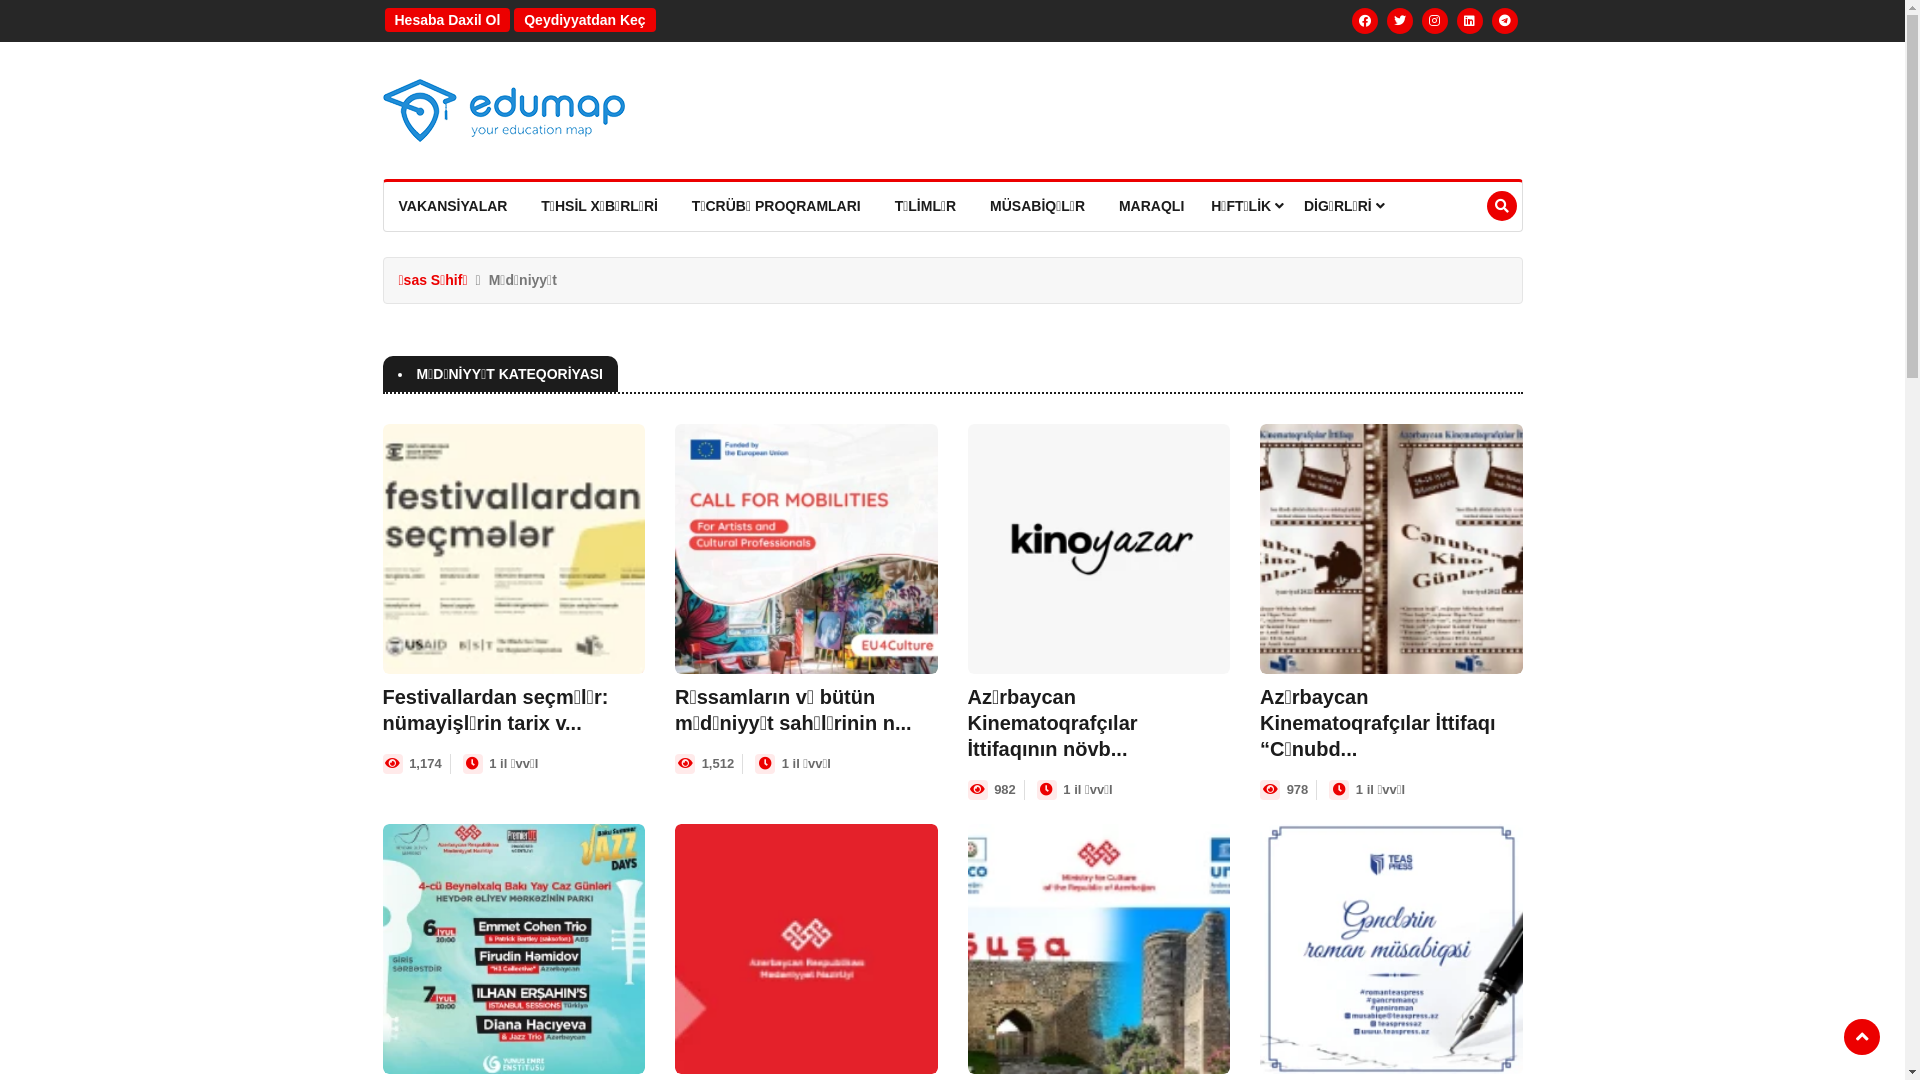 The height and width of the screenshot is (1080, 1920). Describe the element at coordinates (424, 763) in the screenshot. I see `'1,174'` at that location.